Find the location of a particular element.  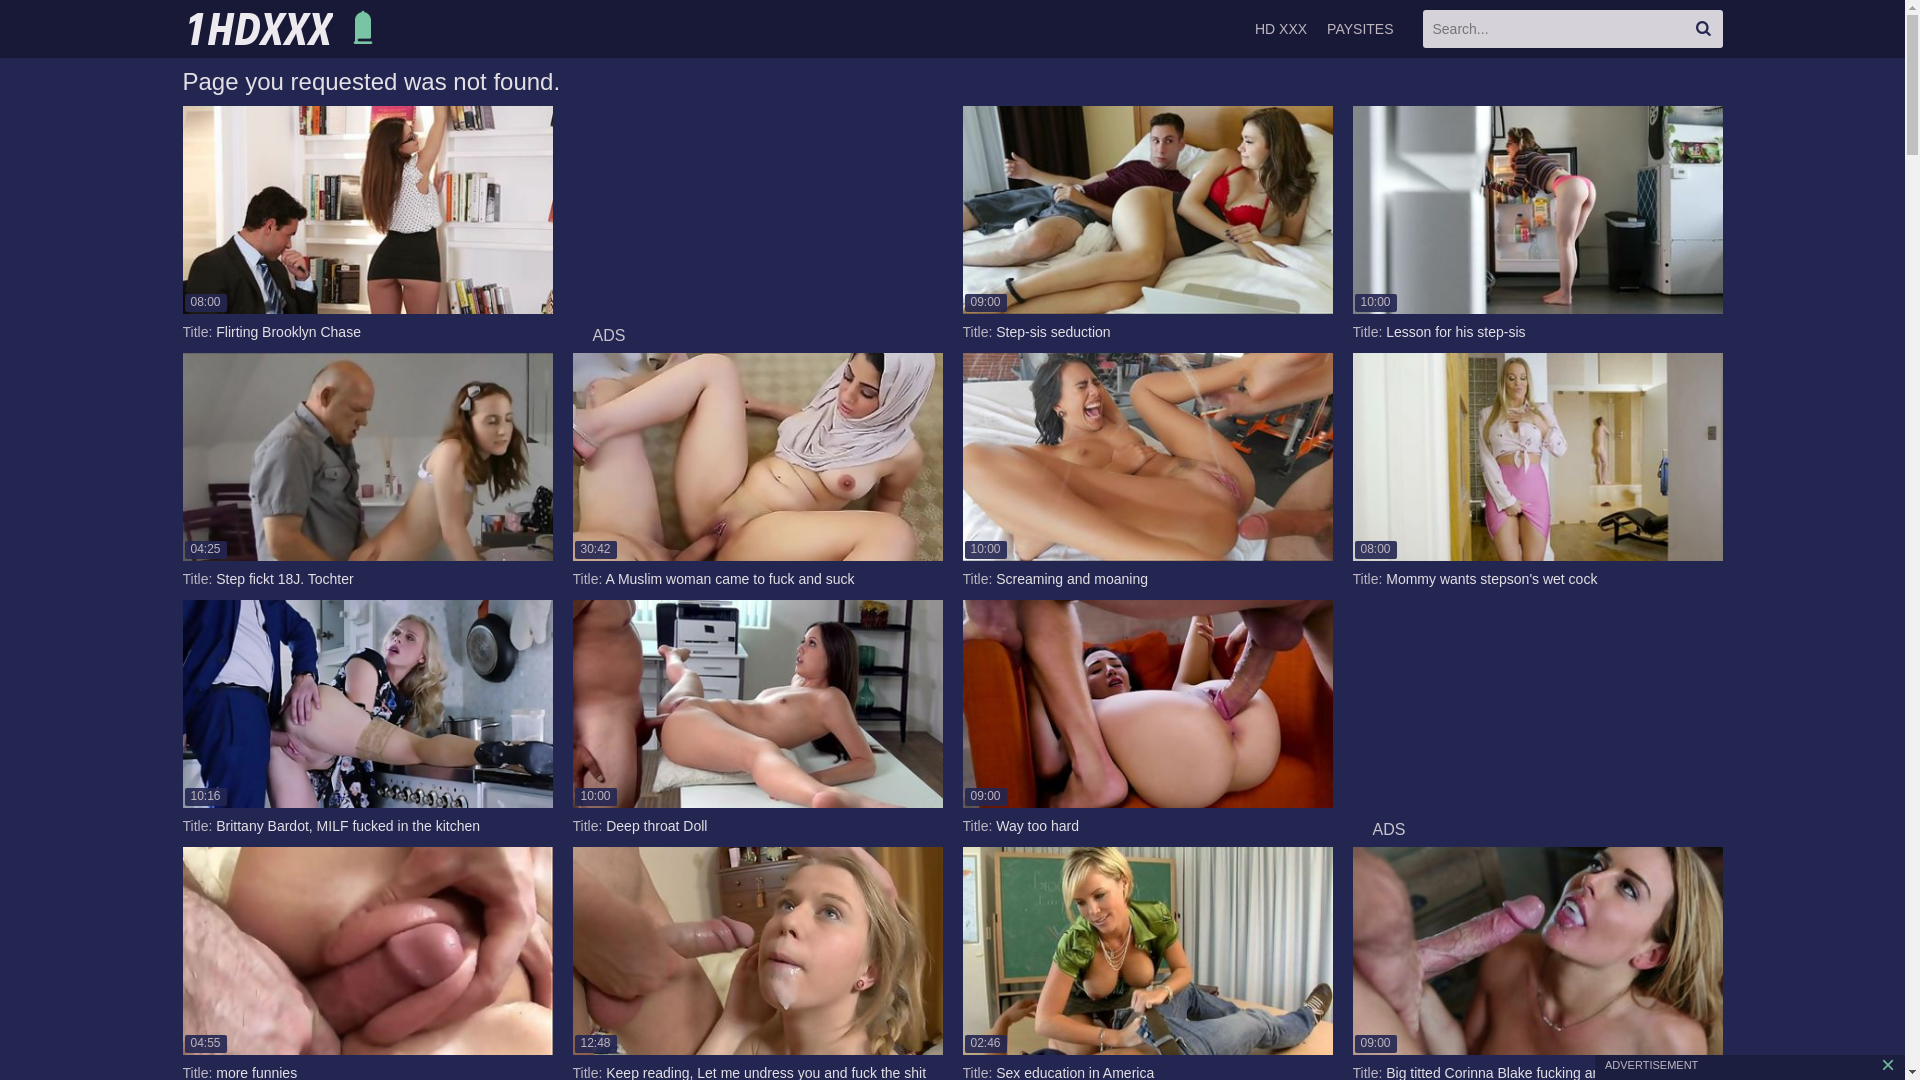

'PAYSITES' is located at coordinates (1359, 29).